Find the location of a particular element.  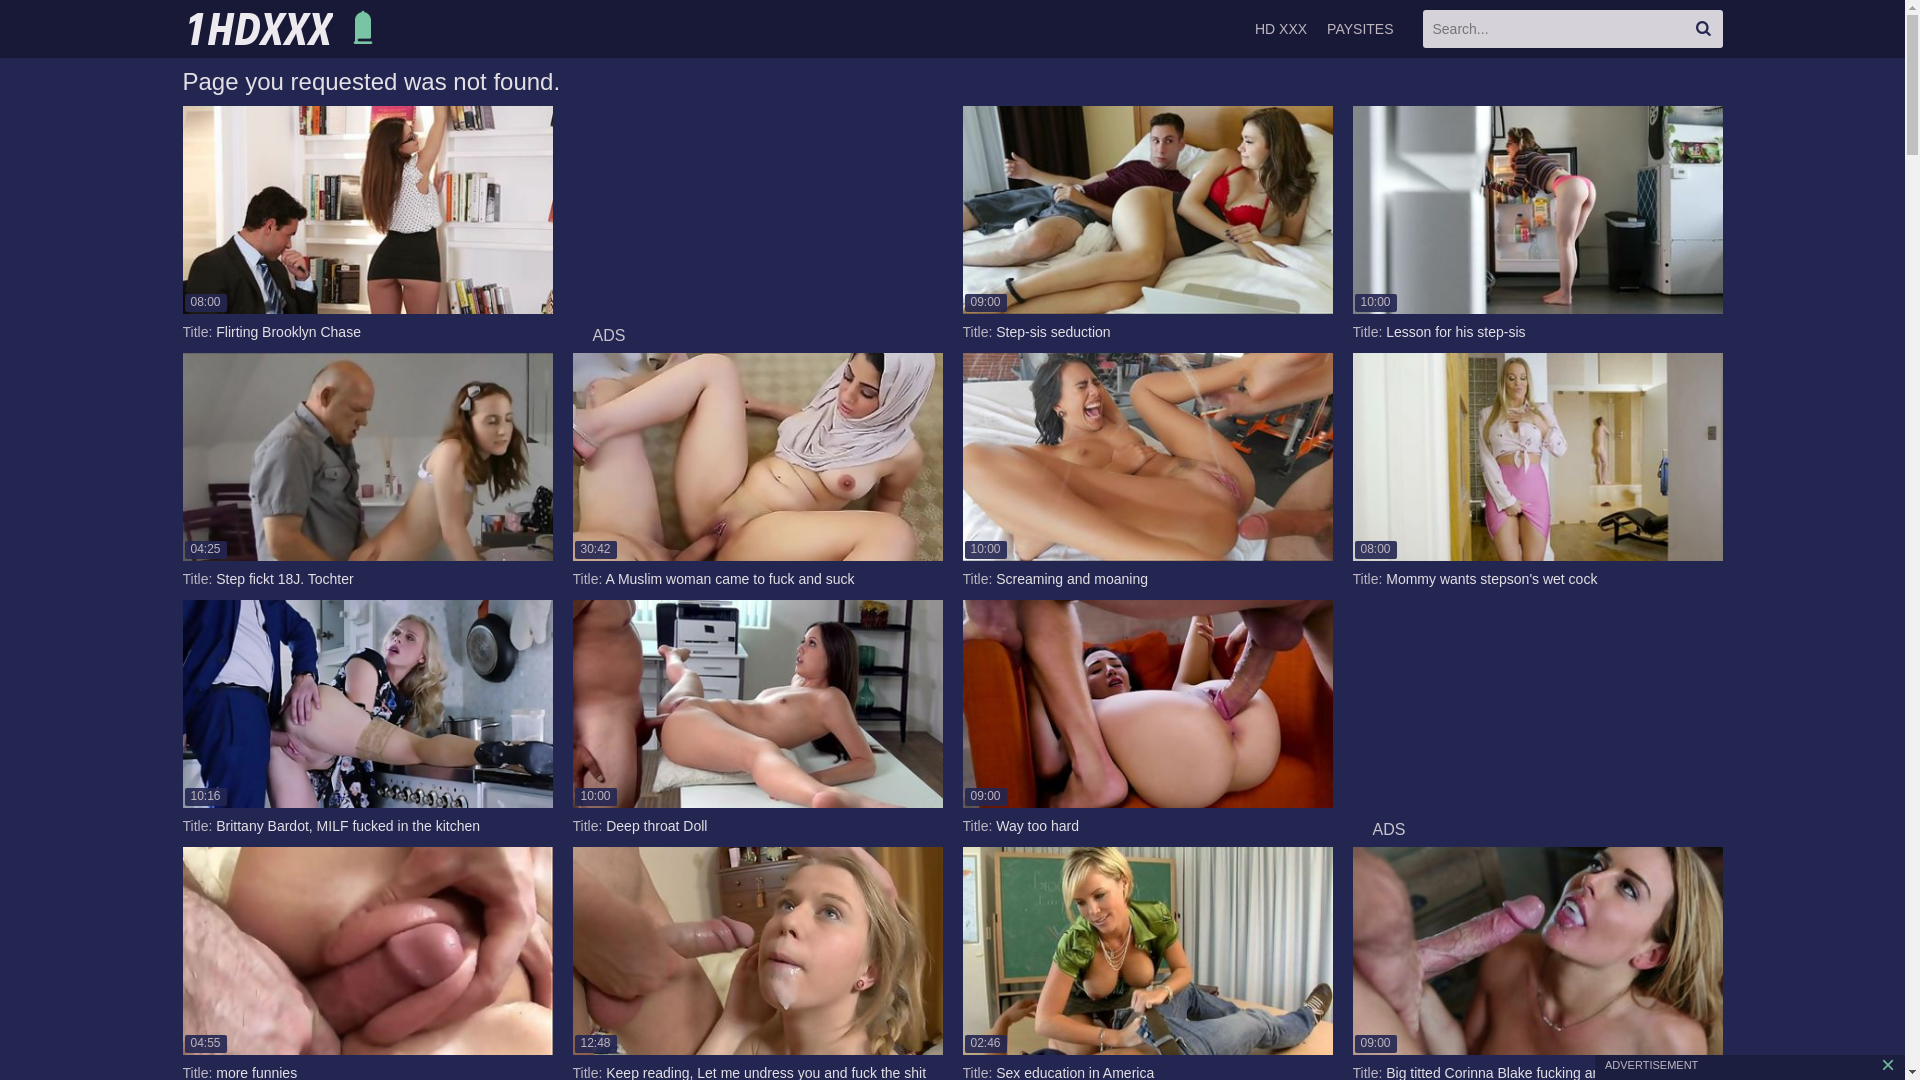

'PAYSITES' is located at coordinates (1359, 29).